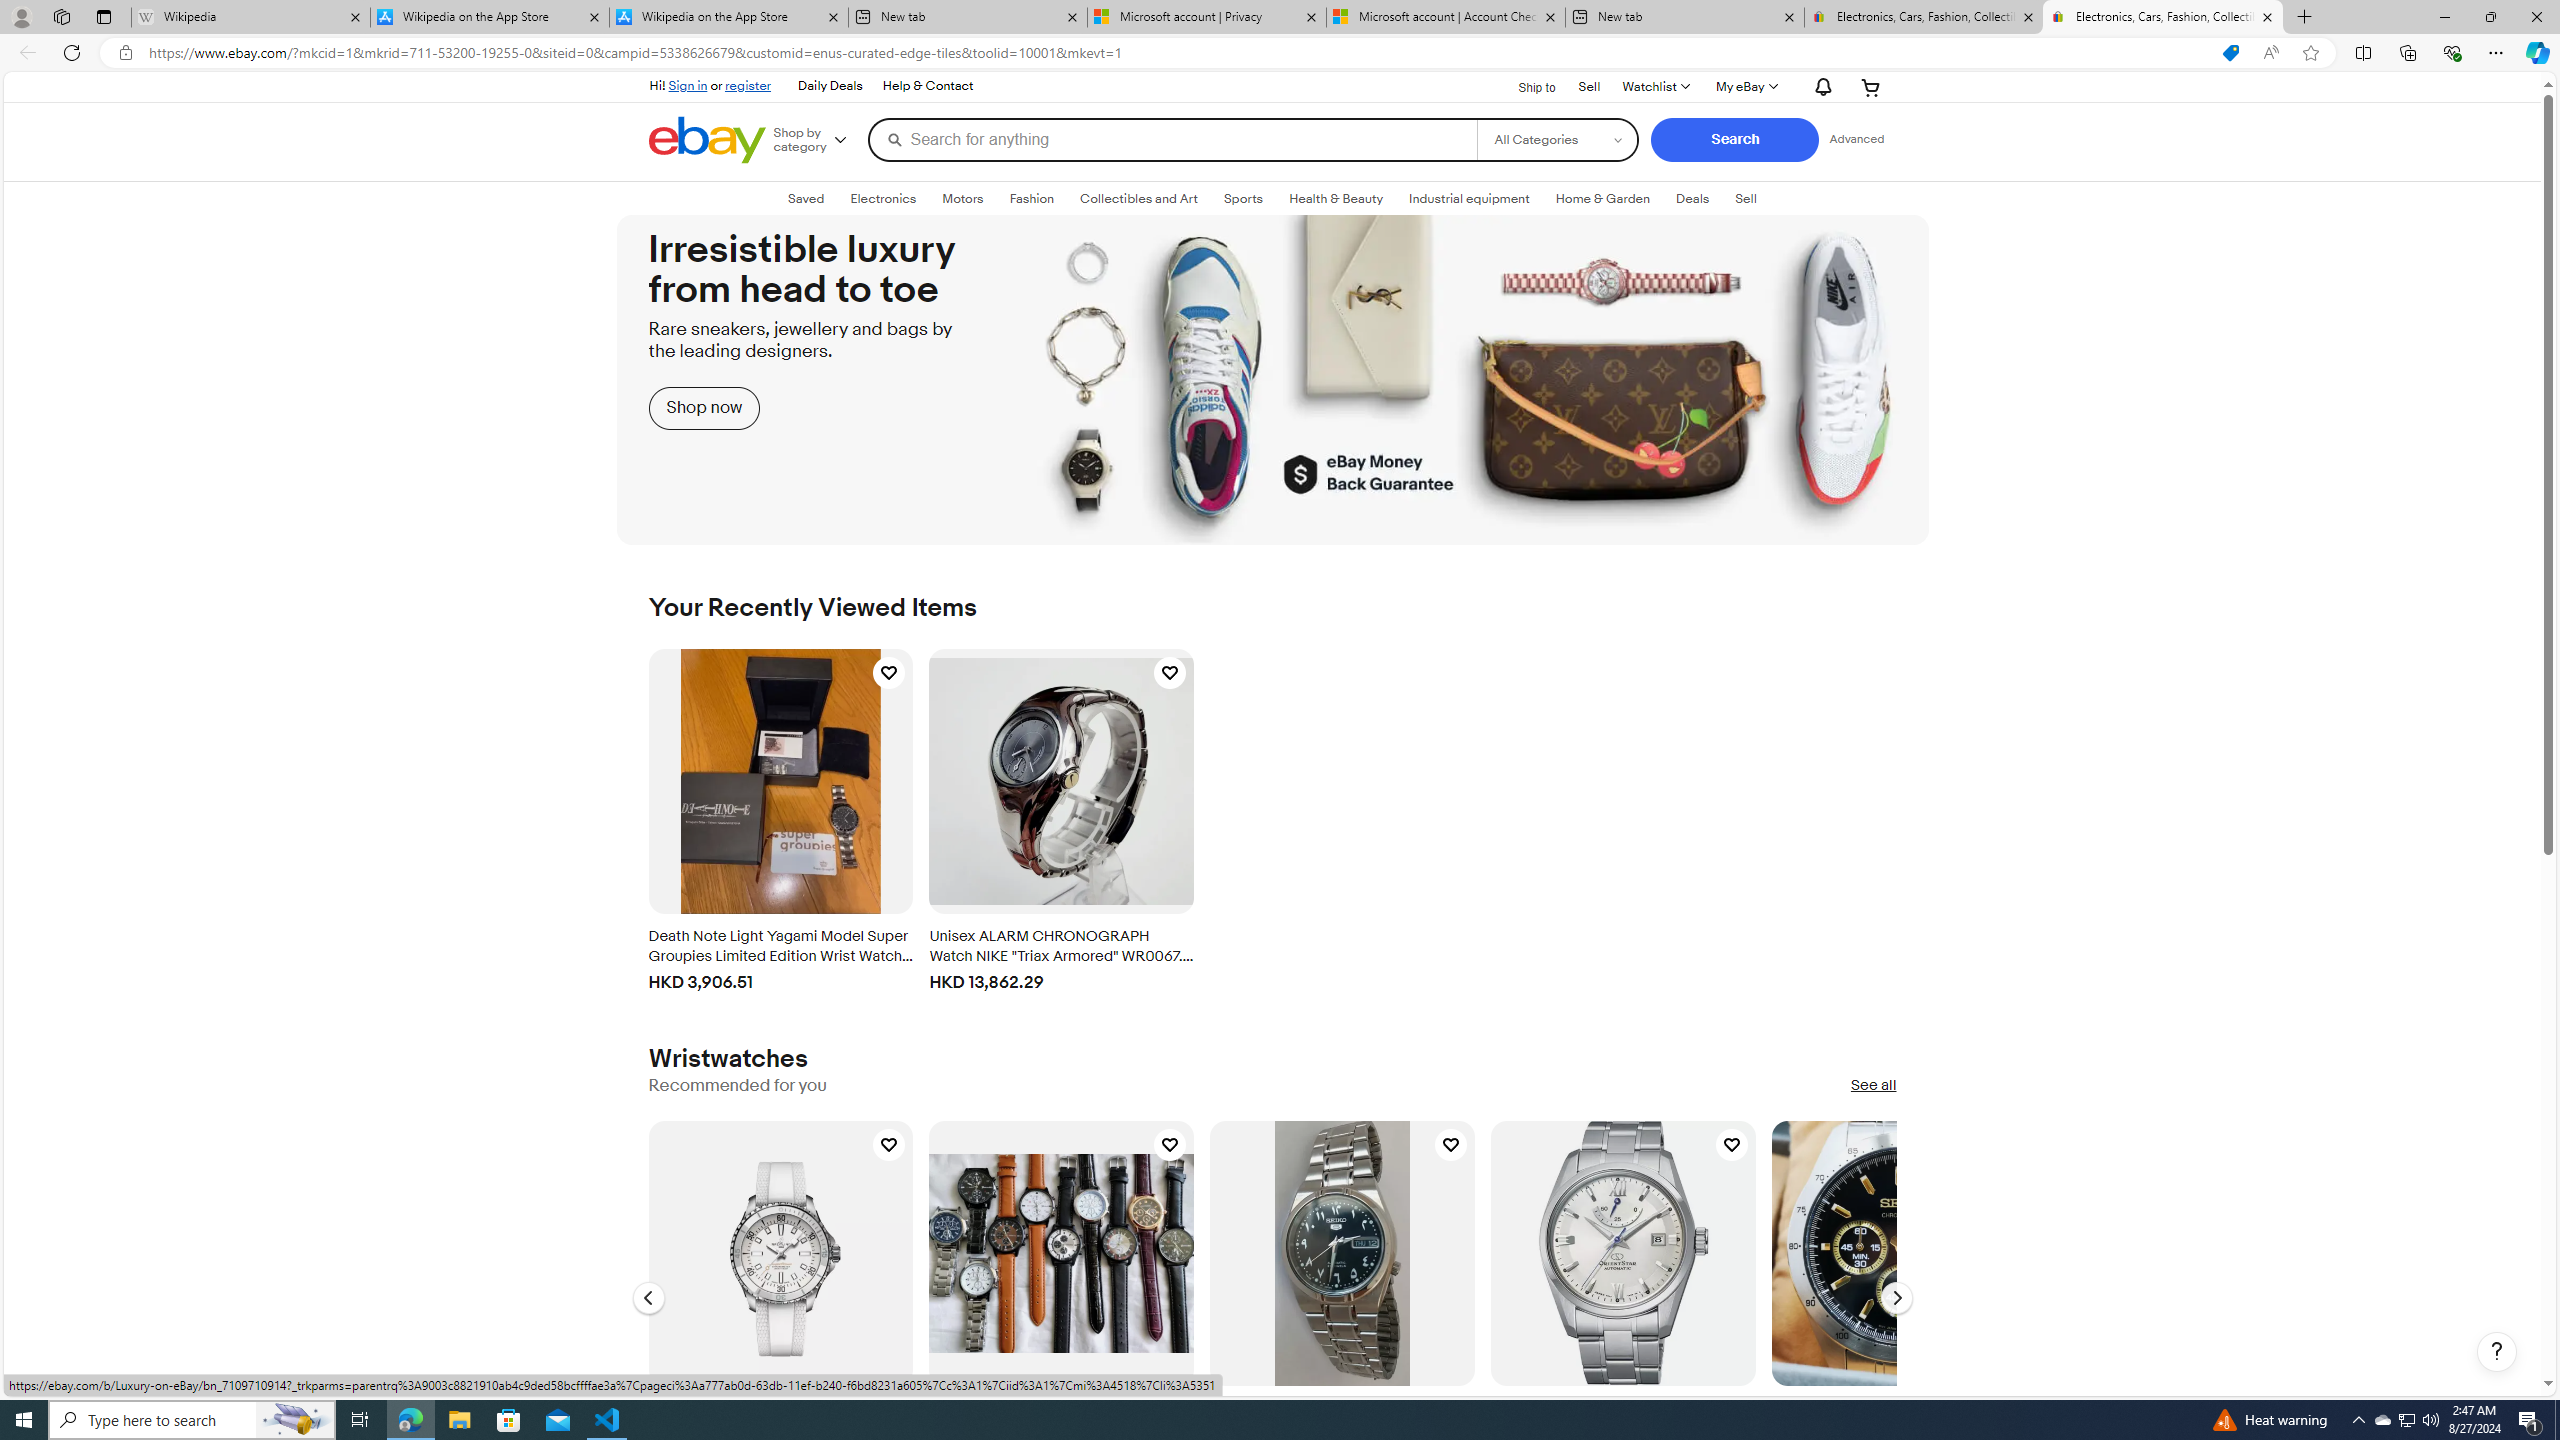 The width and height of the screenshot is (2560, 1440). I want to click on 'Watchlist', so click(1655, 87).